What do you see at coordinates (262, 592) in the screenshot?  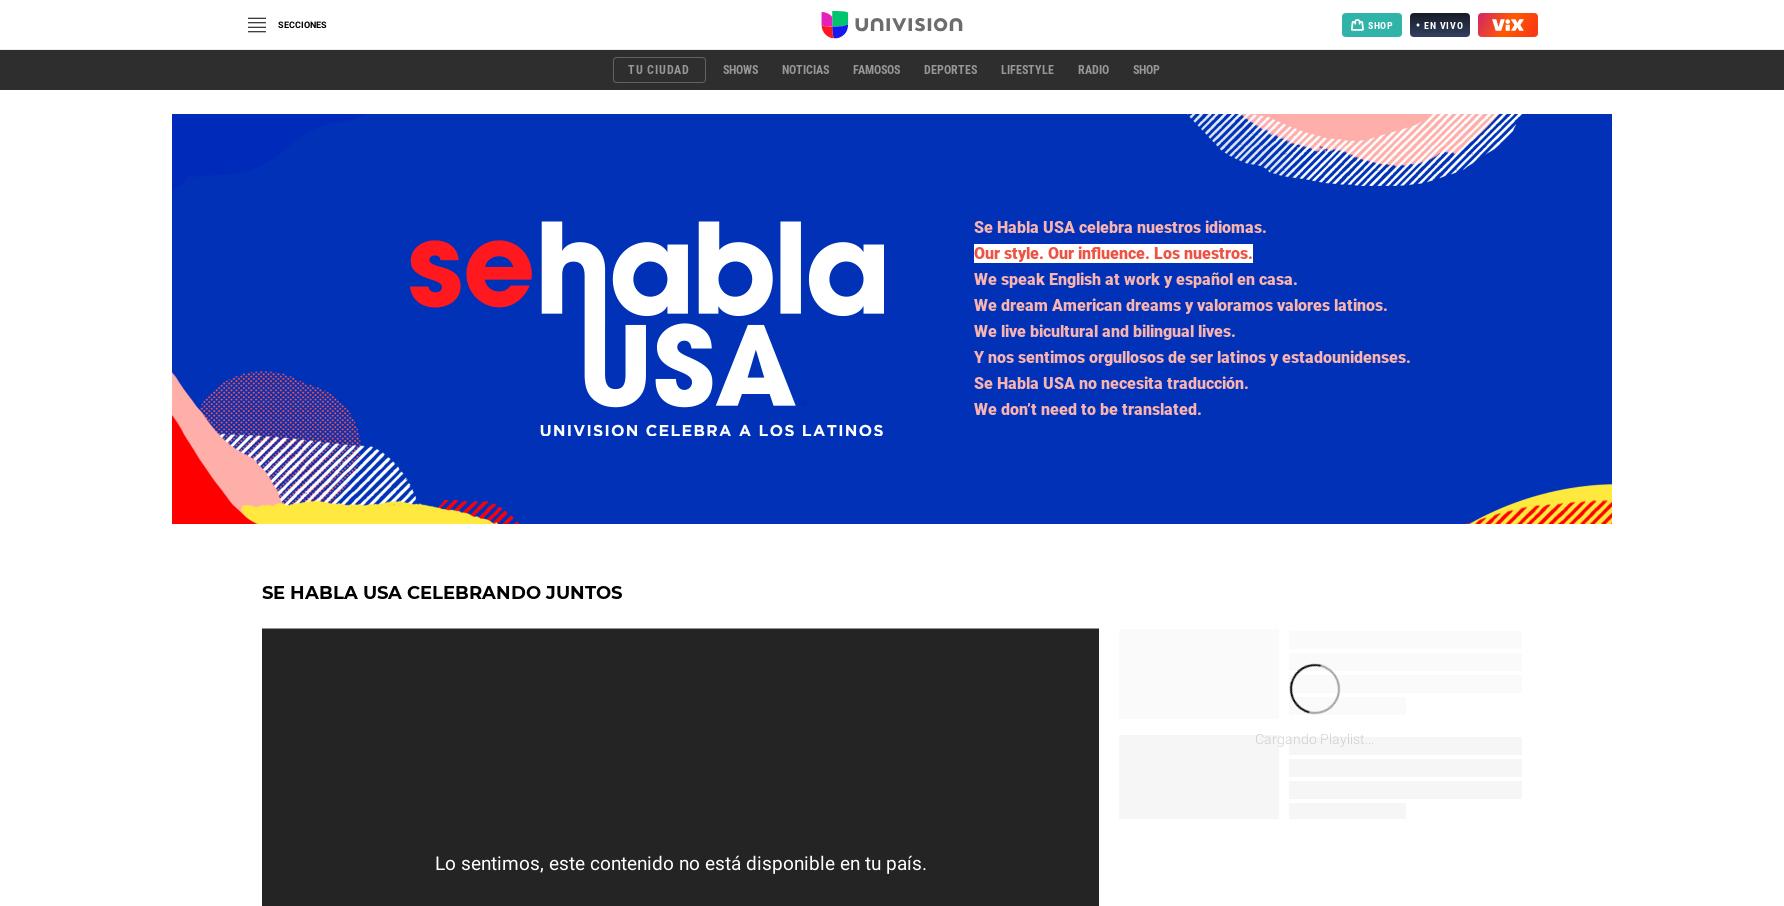 I see `'Se Habla USA Celebrando Juntos'` at bounding box center [262, 592].